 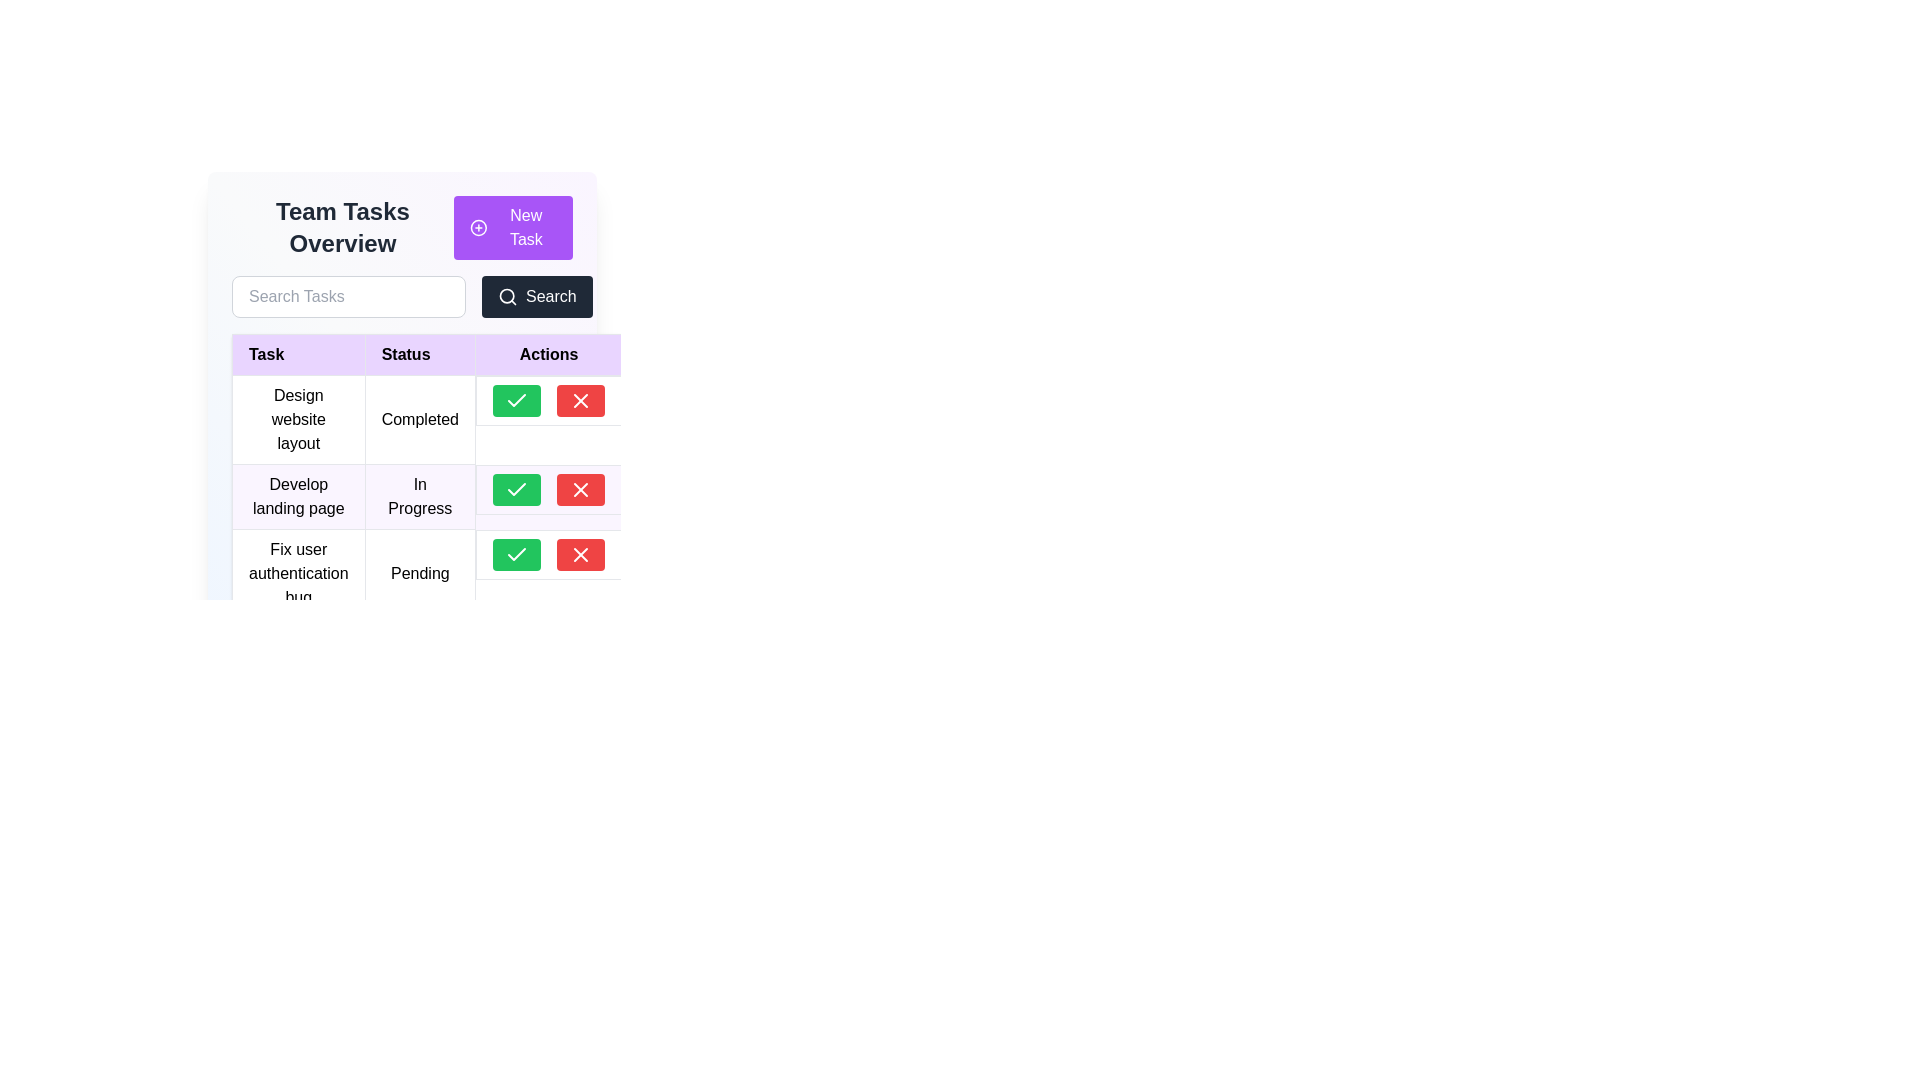 What do you see at coordinates (477, 226) in the screenshot?
I see `the circular outline of the icon within the top purple 'New Task' button, which is located beside the 'Search' button` at bounding box center [477, 226].